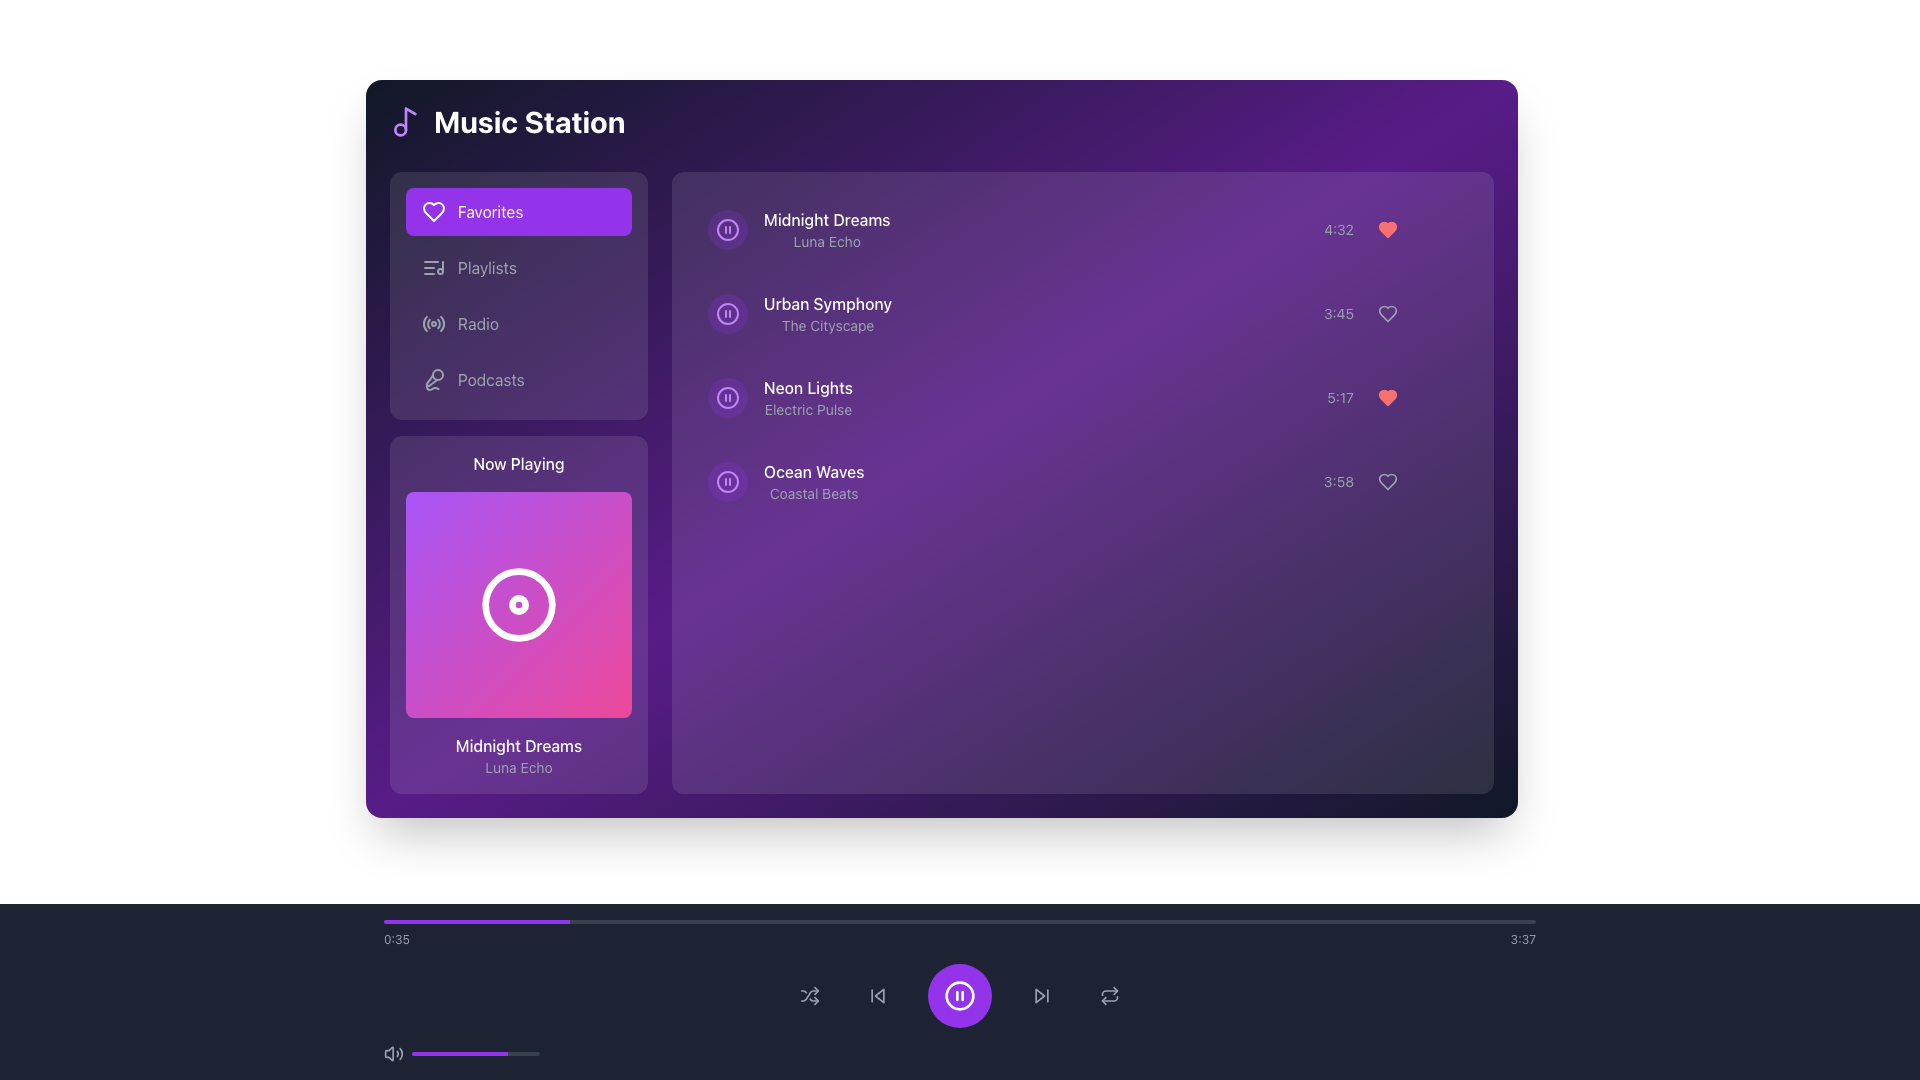 This screenshot has height=1080, width=1920. What do you see at coordinates (1085, 921) in the screenshot?
I see `playback progress` at bounding box center [1085, 921].